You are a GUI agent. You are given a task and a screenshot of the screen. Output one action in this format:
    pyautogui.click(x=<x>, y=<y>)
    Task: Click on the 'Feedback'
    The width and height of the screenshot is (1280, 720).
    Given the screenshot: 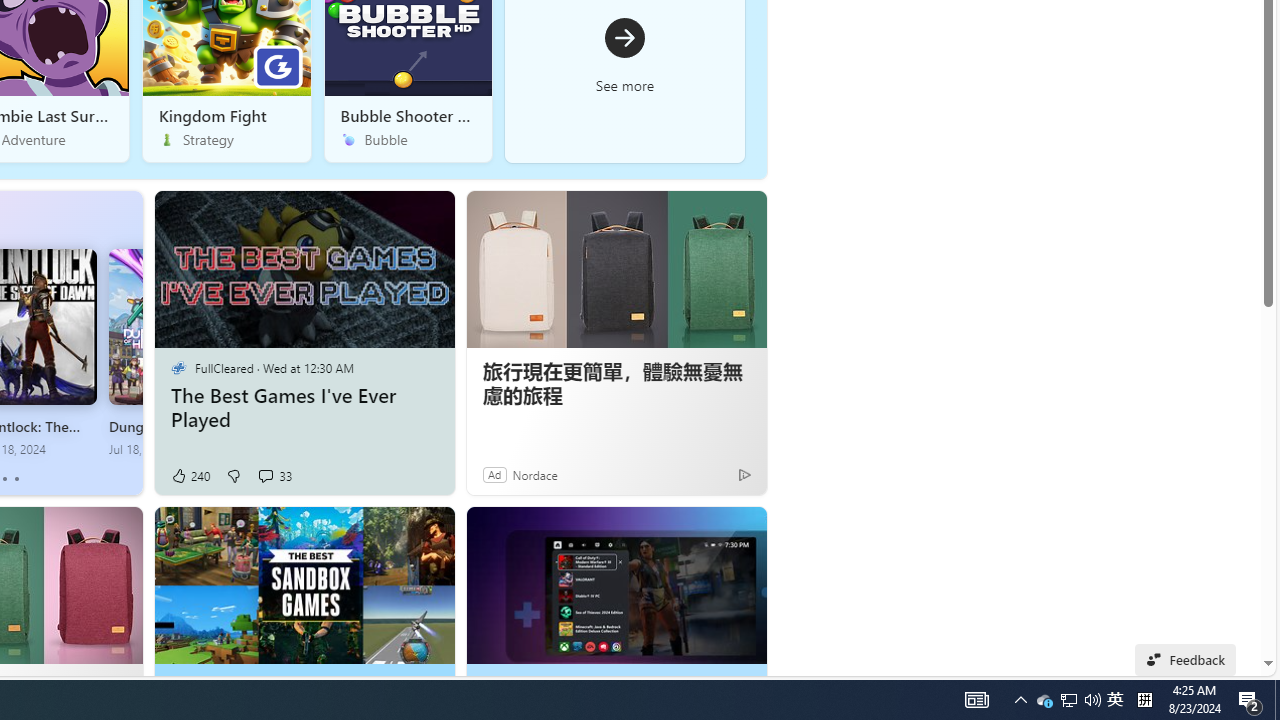 What is the action you would take?
    pyautogui.click(x=1185, y=659)
    